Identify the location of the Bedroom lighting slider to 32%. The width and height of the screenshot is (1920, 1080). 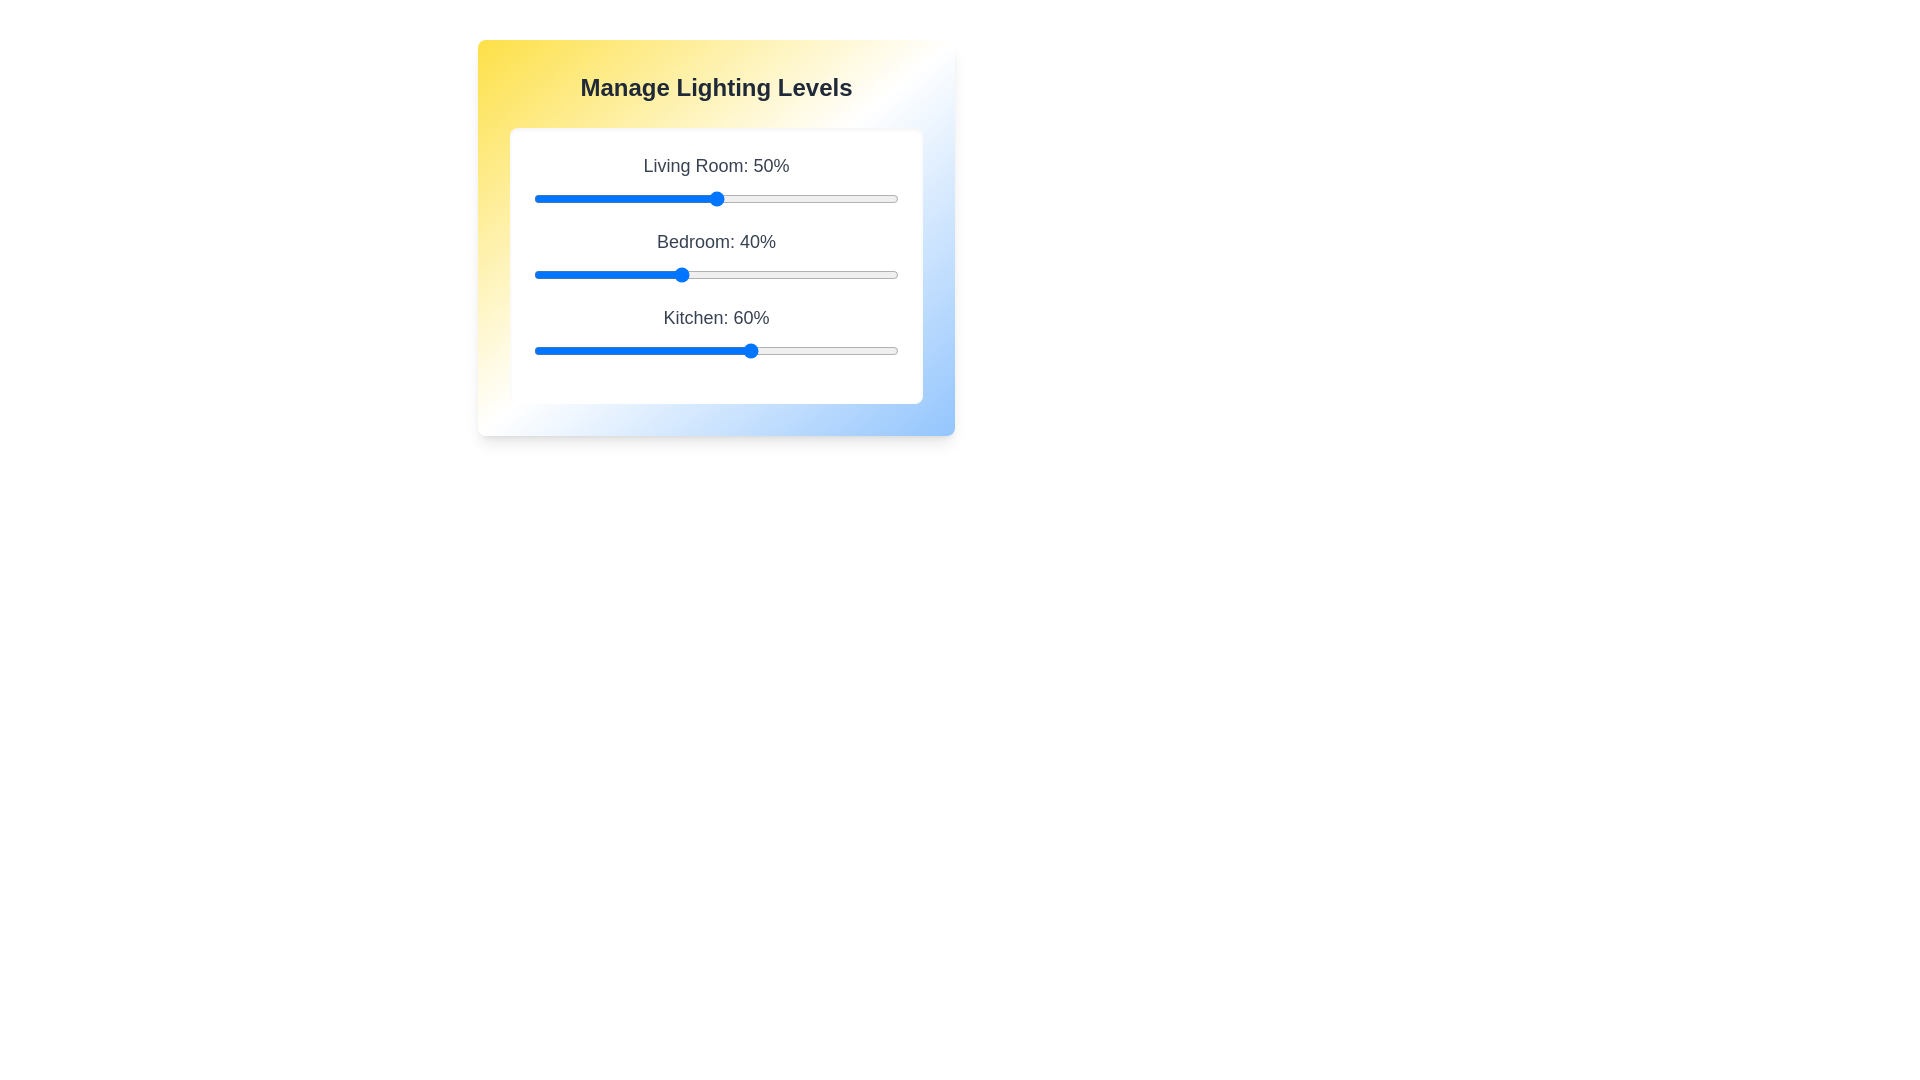
(650, 274).